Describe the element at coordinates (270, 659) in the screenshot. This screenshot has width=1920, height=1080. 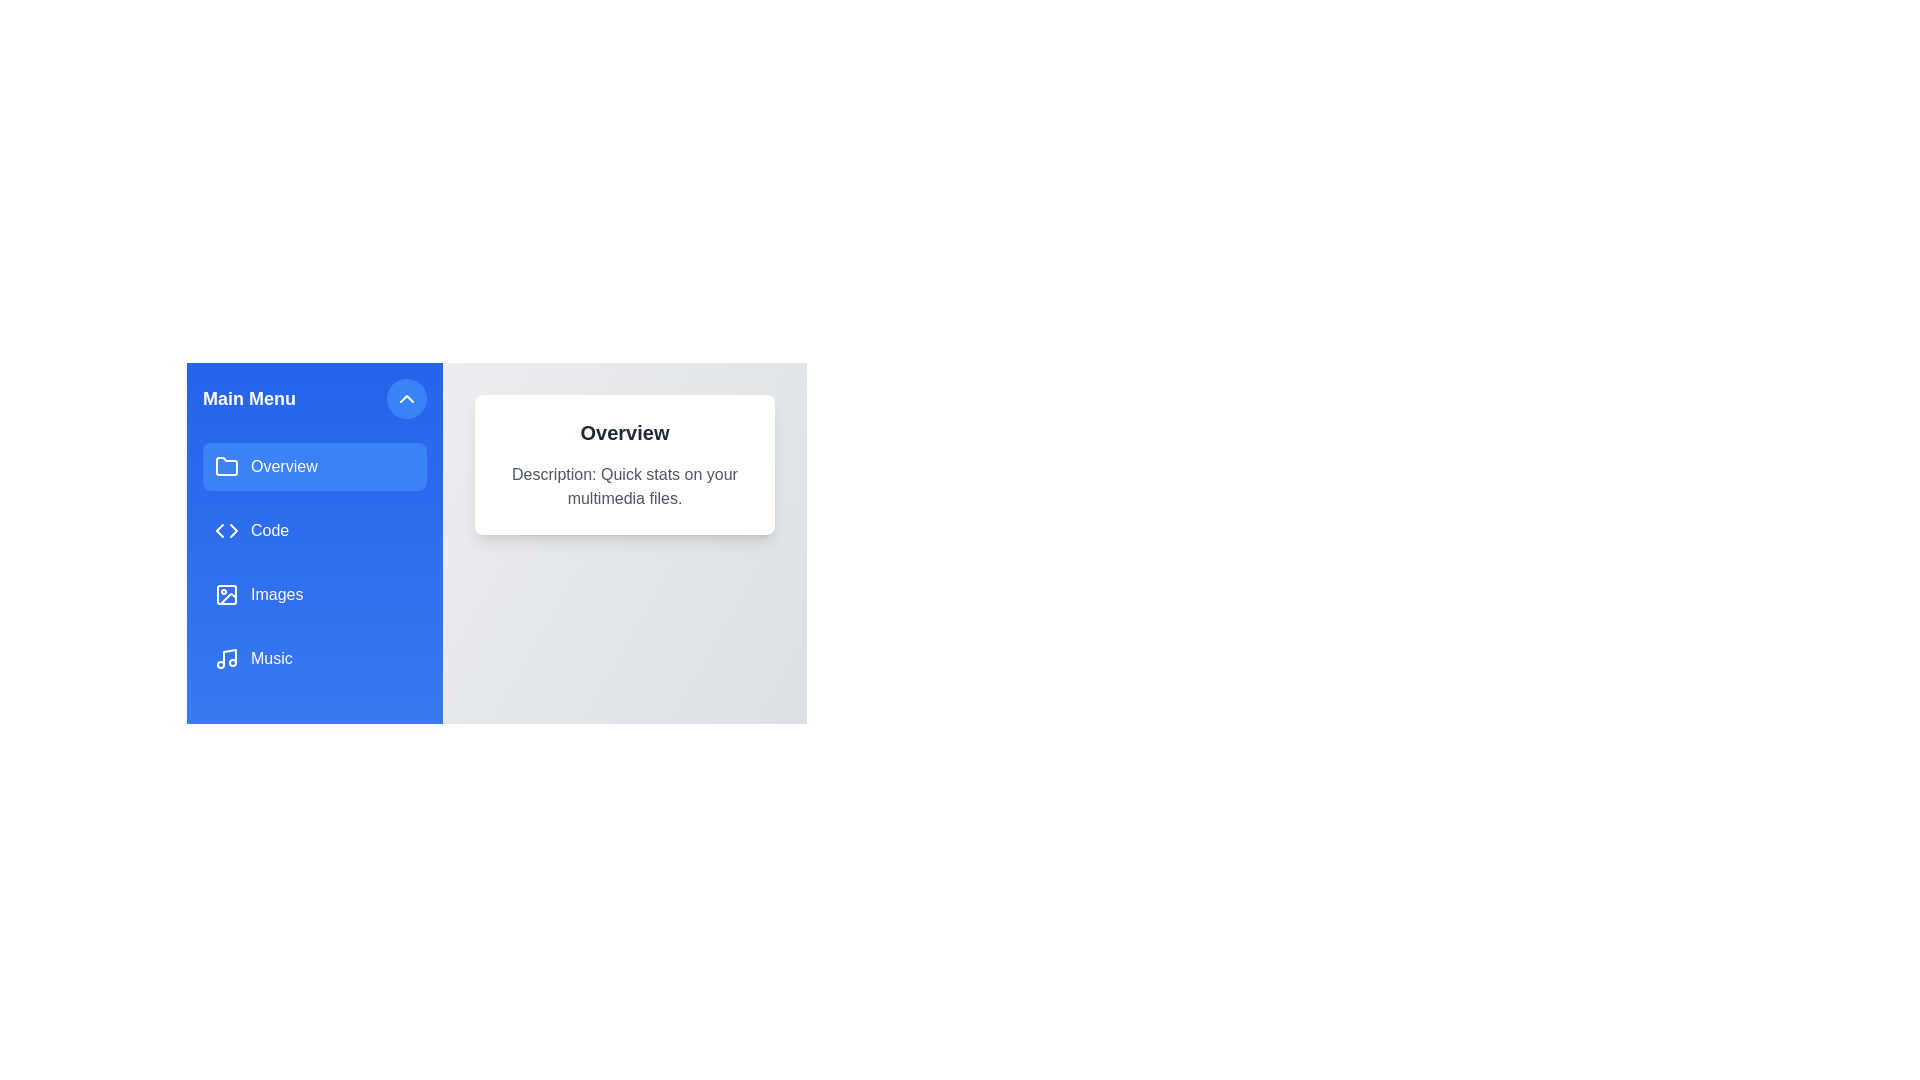
I see `the text label in the sidebar menu related to music` at that location.